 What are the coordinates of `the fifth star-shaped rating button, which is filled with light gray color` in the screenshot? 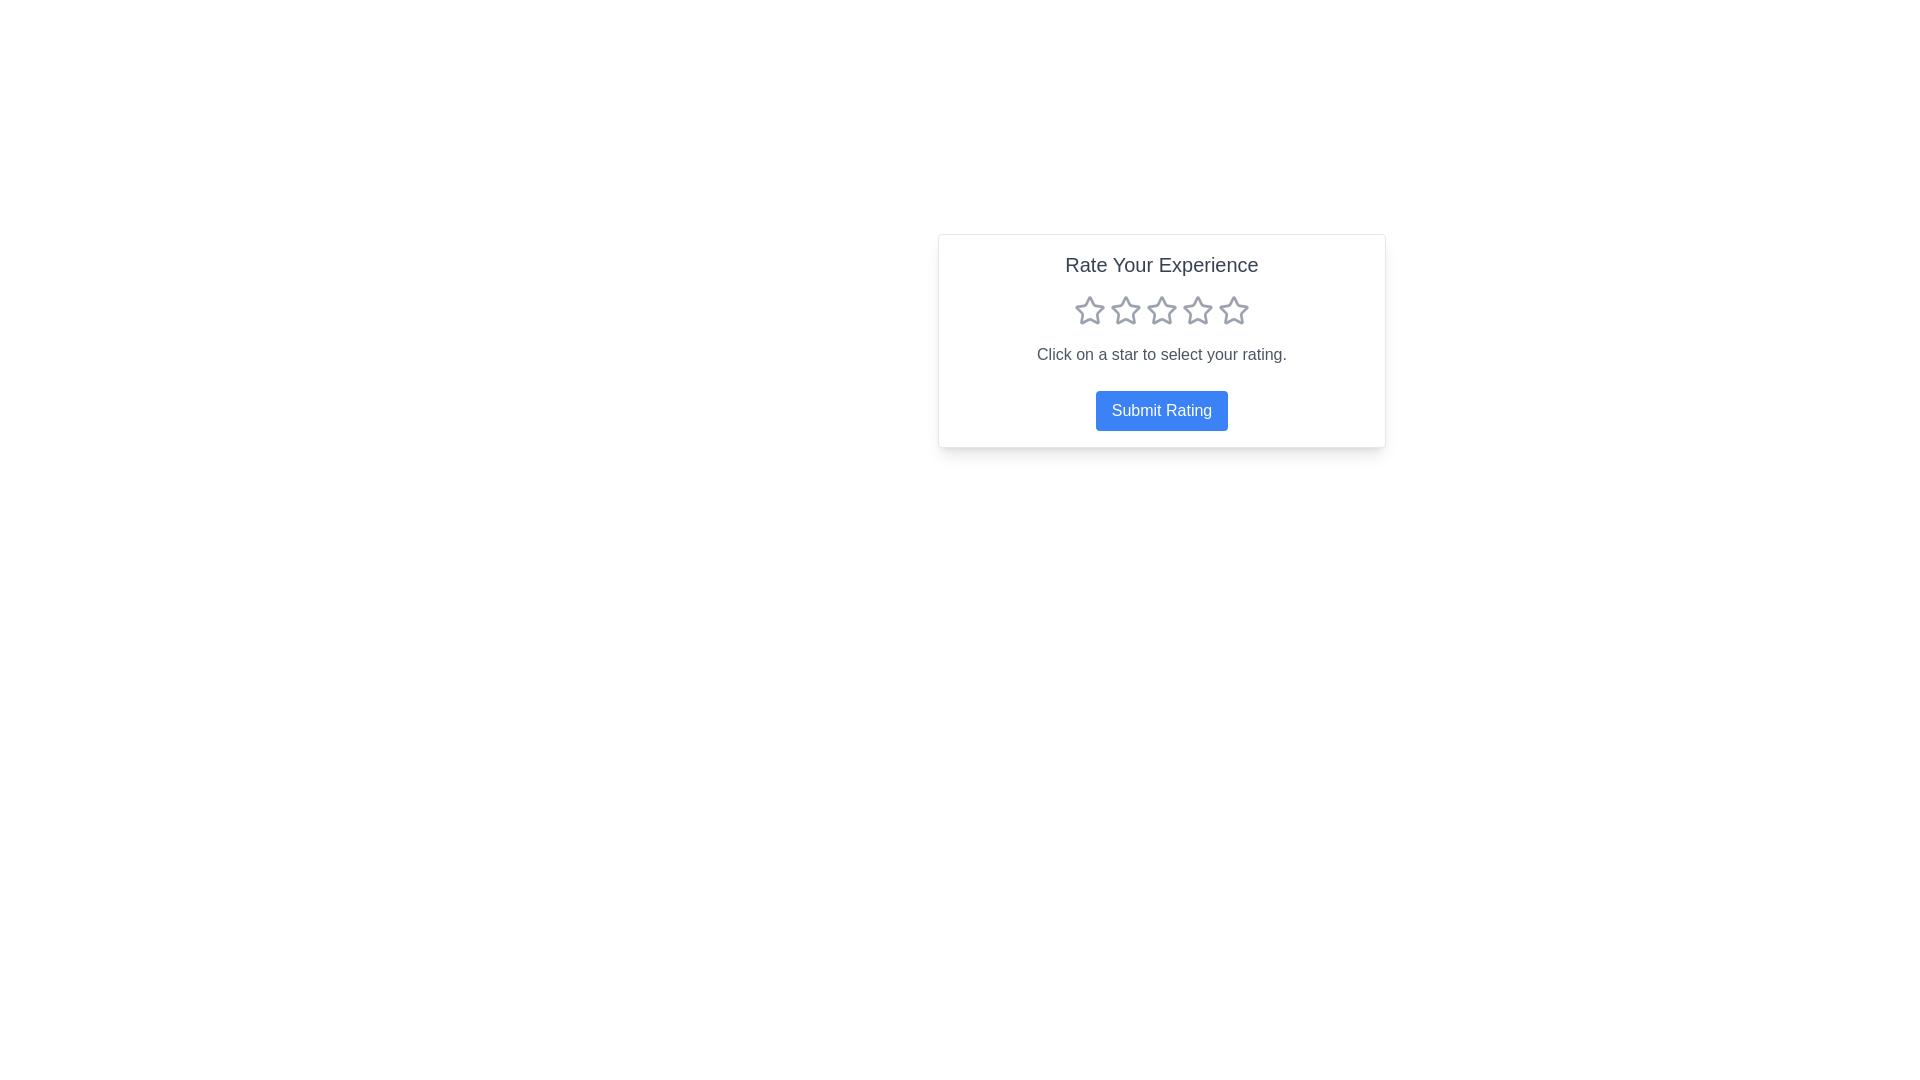 It's located at (1232, 310).